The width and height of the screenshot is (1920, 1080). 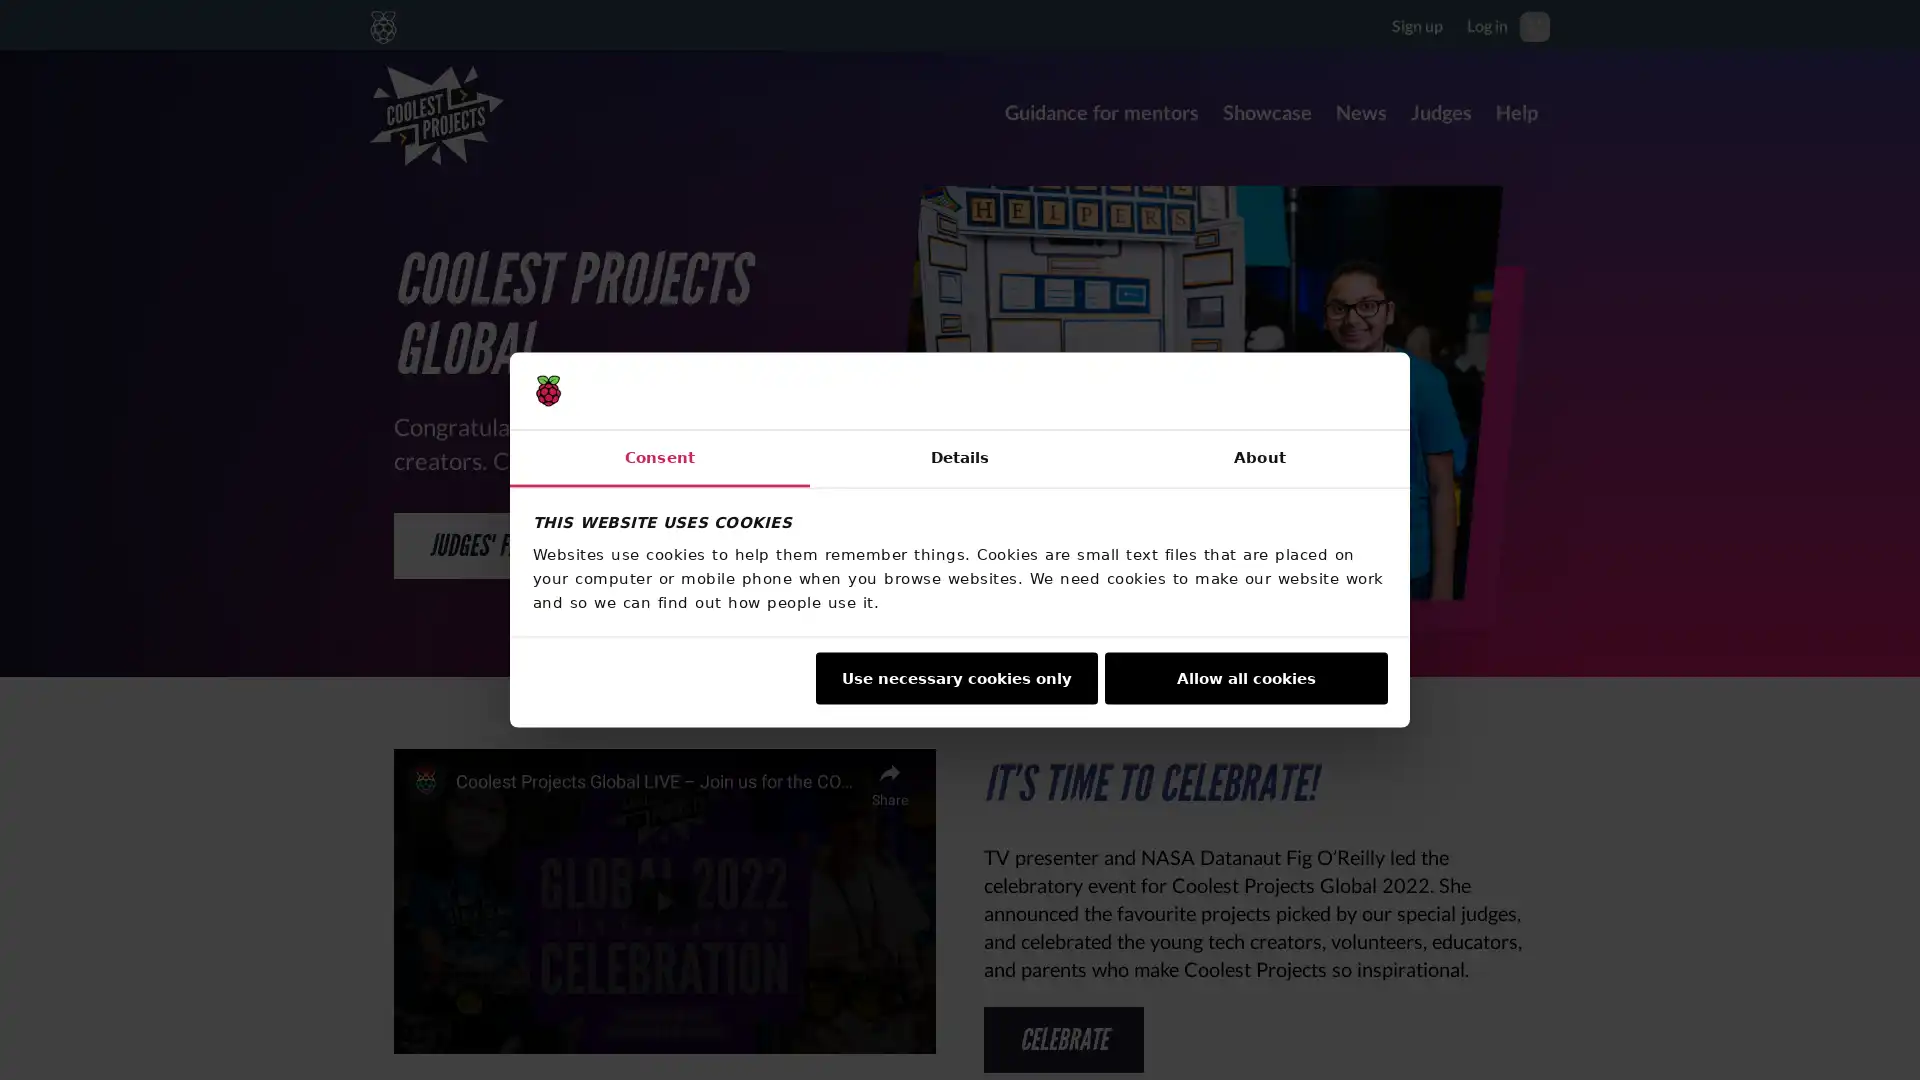 What do you see at coordinates (1416, 24) in the screenshot?
I see `Sign up` at bounding box center [1416, 24].